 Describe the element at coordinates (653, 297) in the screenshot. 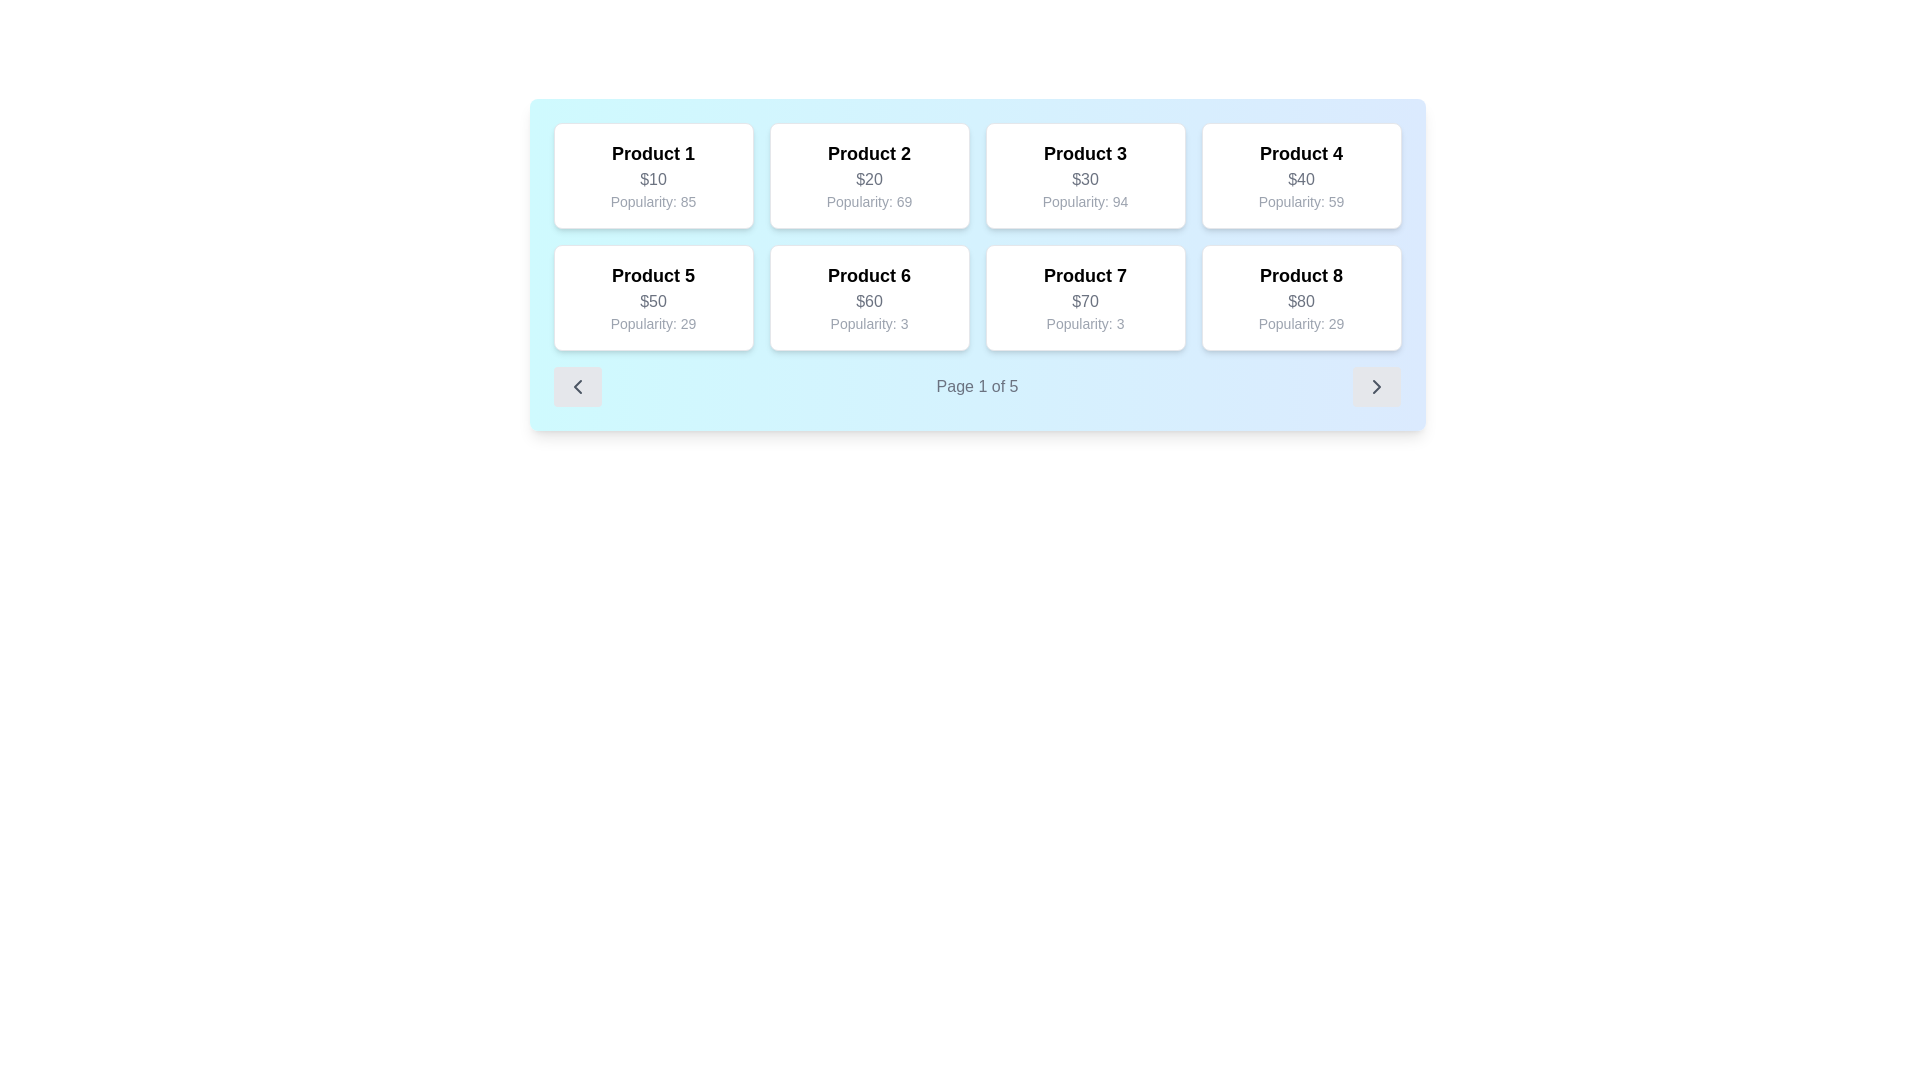

I see `Informational card displaying 'Product 5' with its price and popularity information by interacting with the element located in the second row, first column of the grid layout` at that location.